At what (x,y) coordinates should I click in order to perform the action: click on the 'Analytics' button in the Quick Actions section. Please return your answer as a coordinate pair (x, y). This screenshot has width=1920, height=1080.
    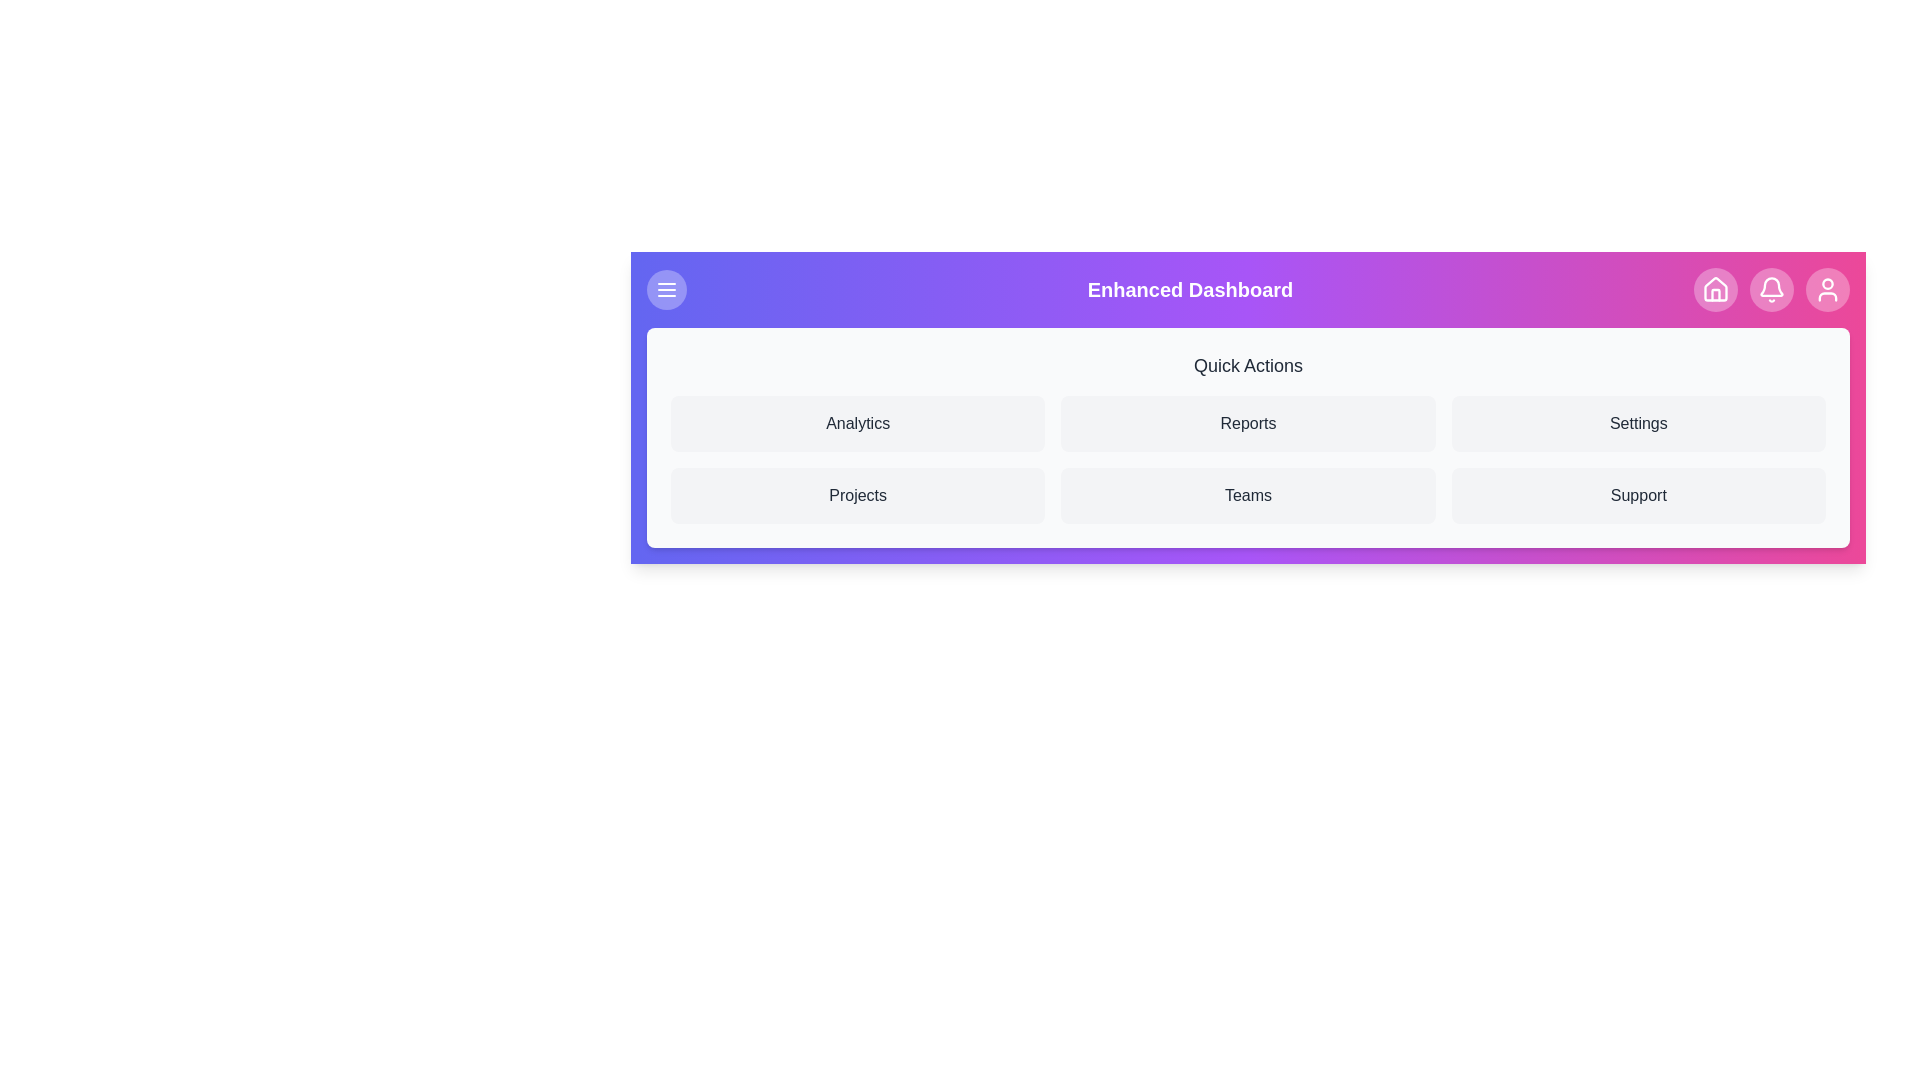
    Looking at the image, I should click on (858, 423).